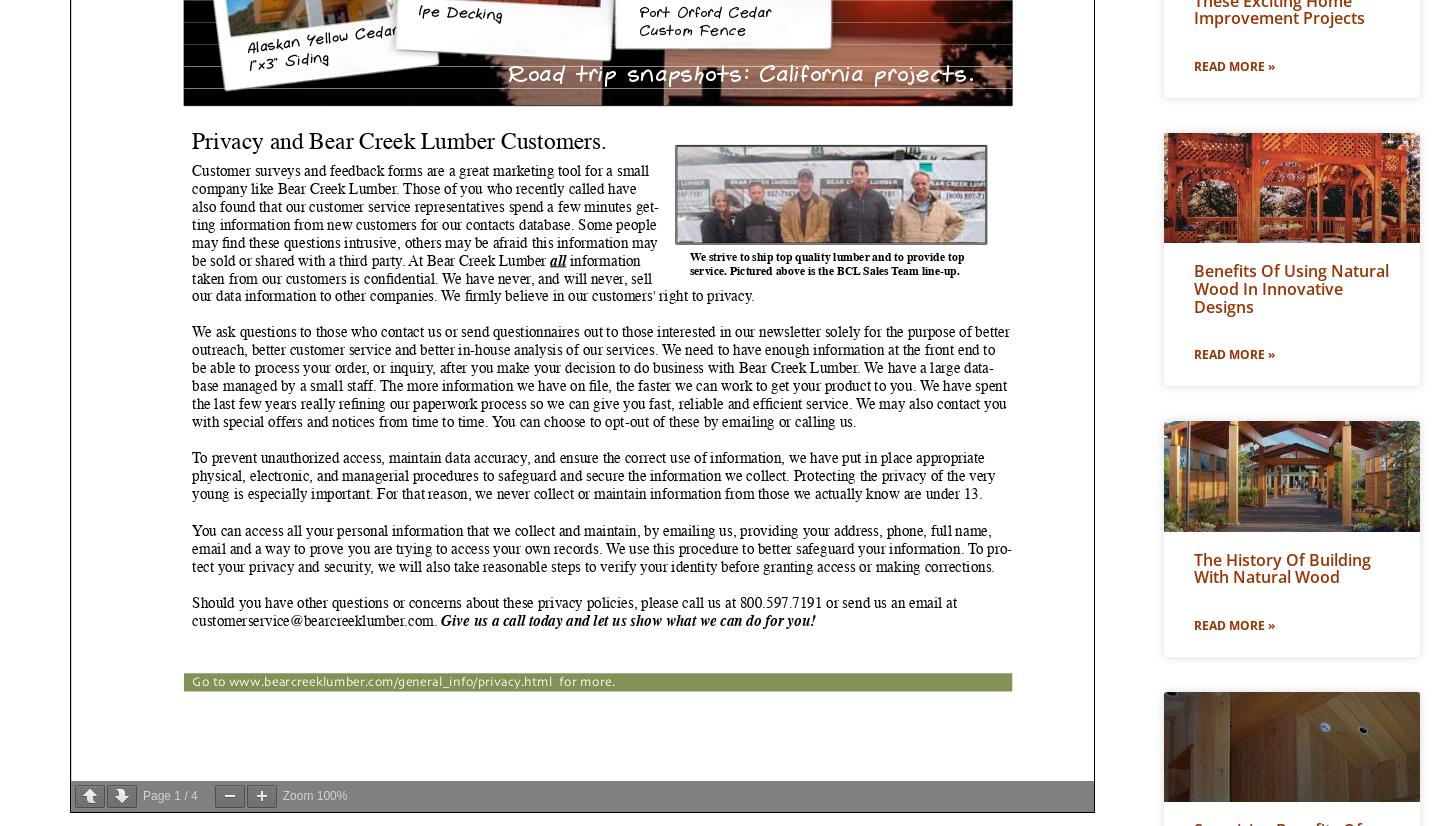 This screenshot has height=826, width=1450. I want to click on 'Zoom', so click(298, 796).